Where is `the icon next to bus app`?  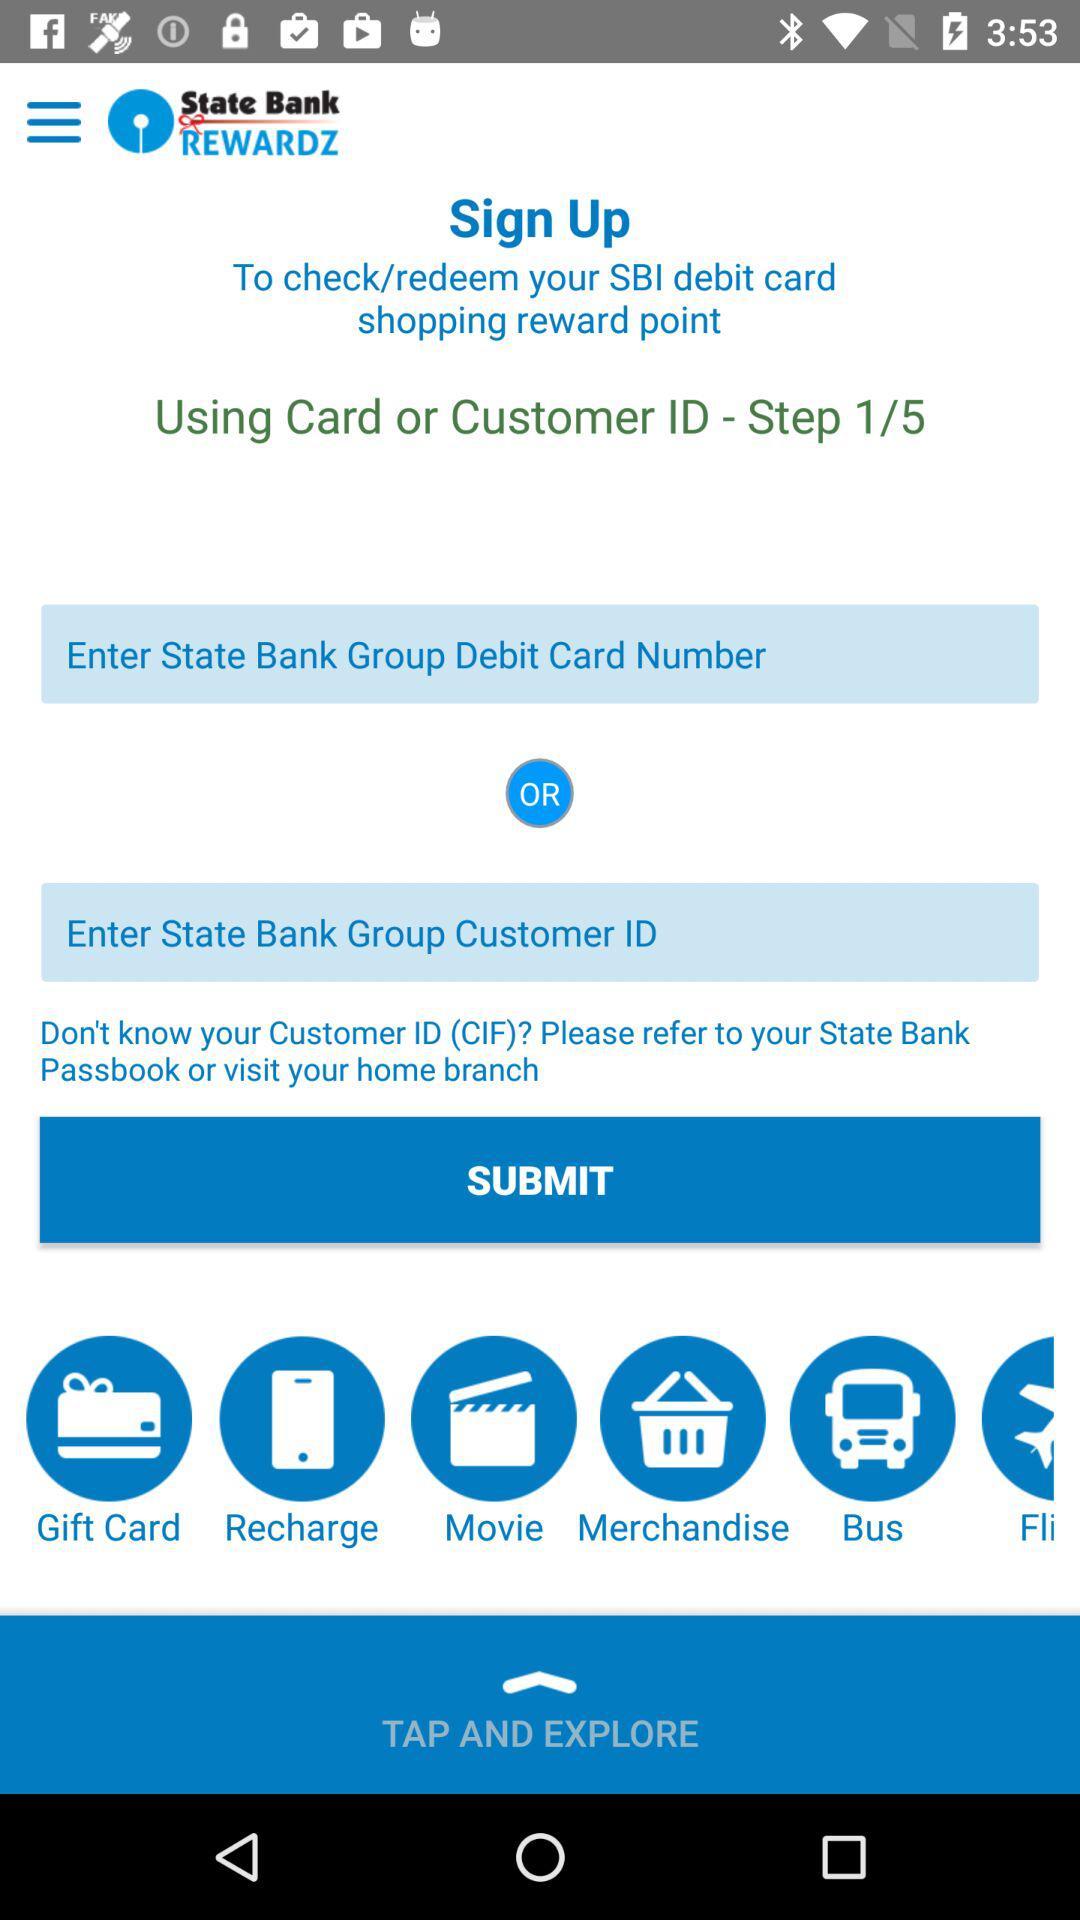 the icon next to bus app is located at coordinates (1017, 1443).